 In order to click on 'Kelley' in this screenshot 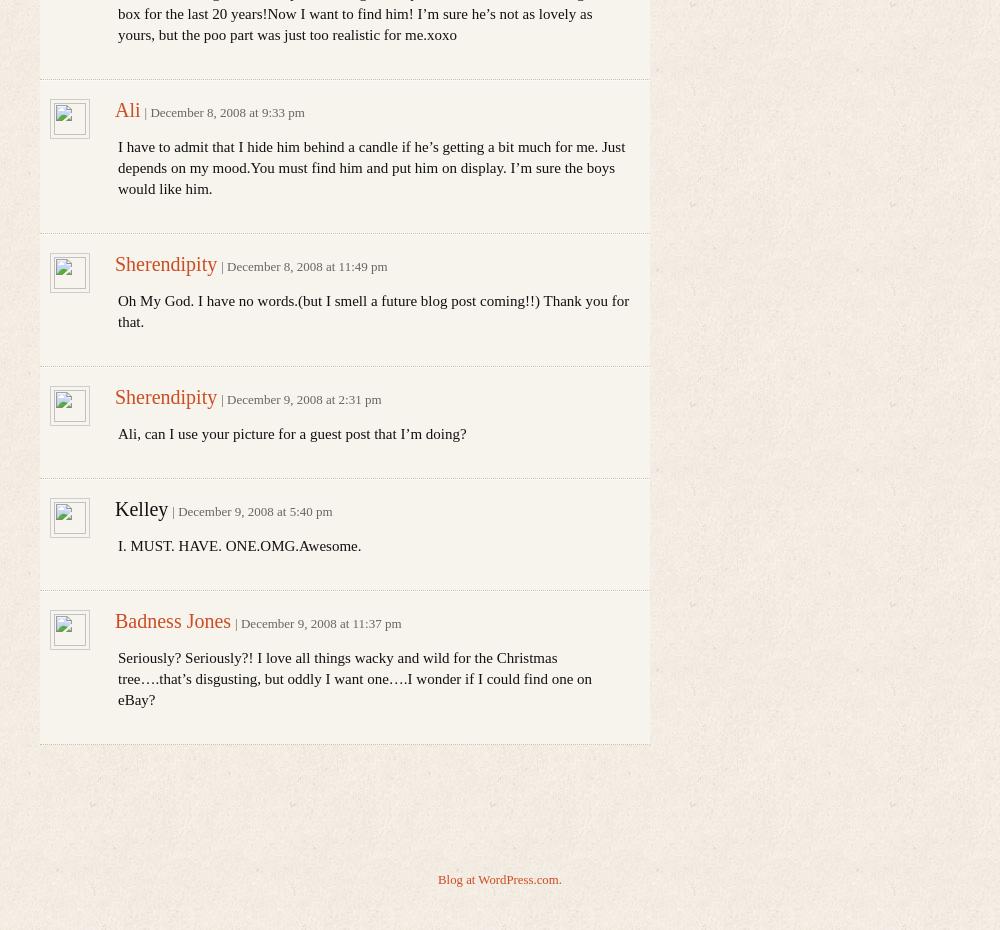, I will do `click(141, 507)`.